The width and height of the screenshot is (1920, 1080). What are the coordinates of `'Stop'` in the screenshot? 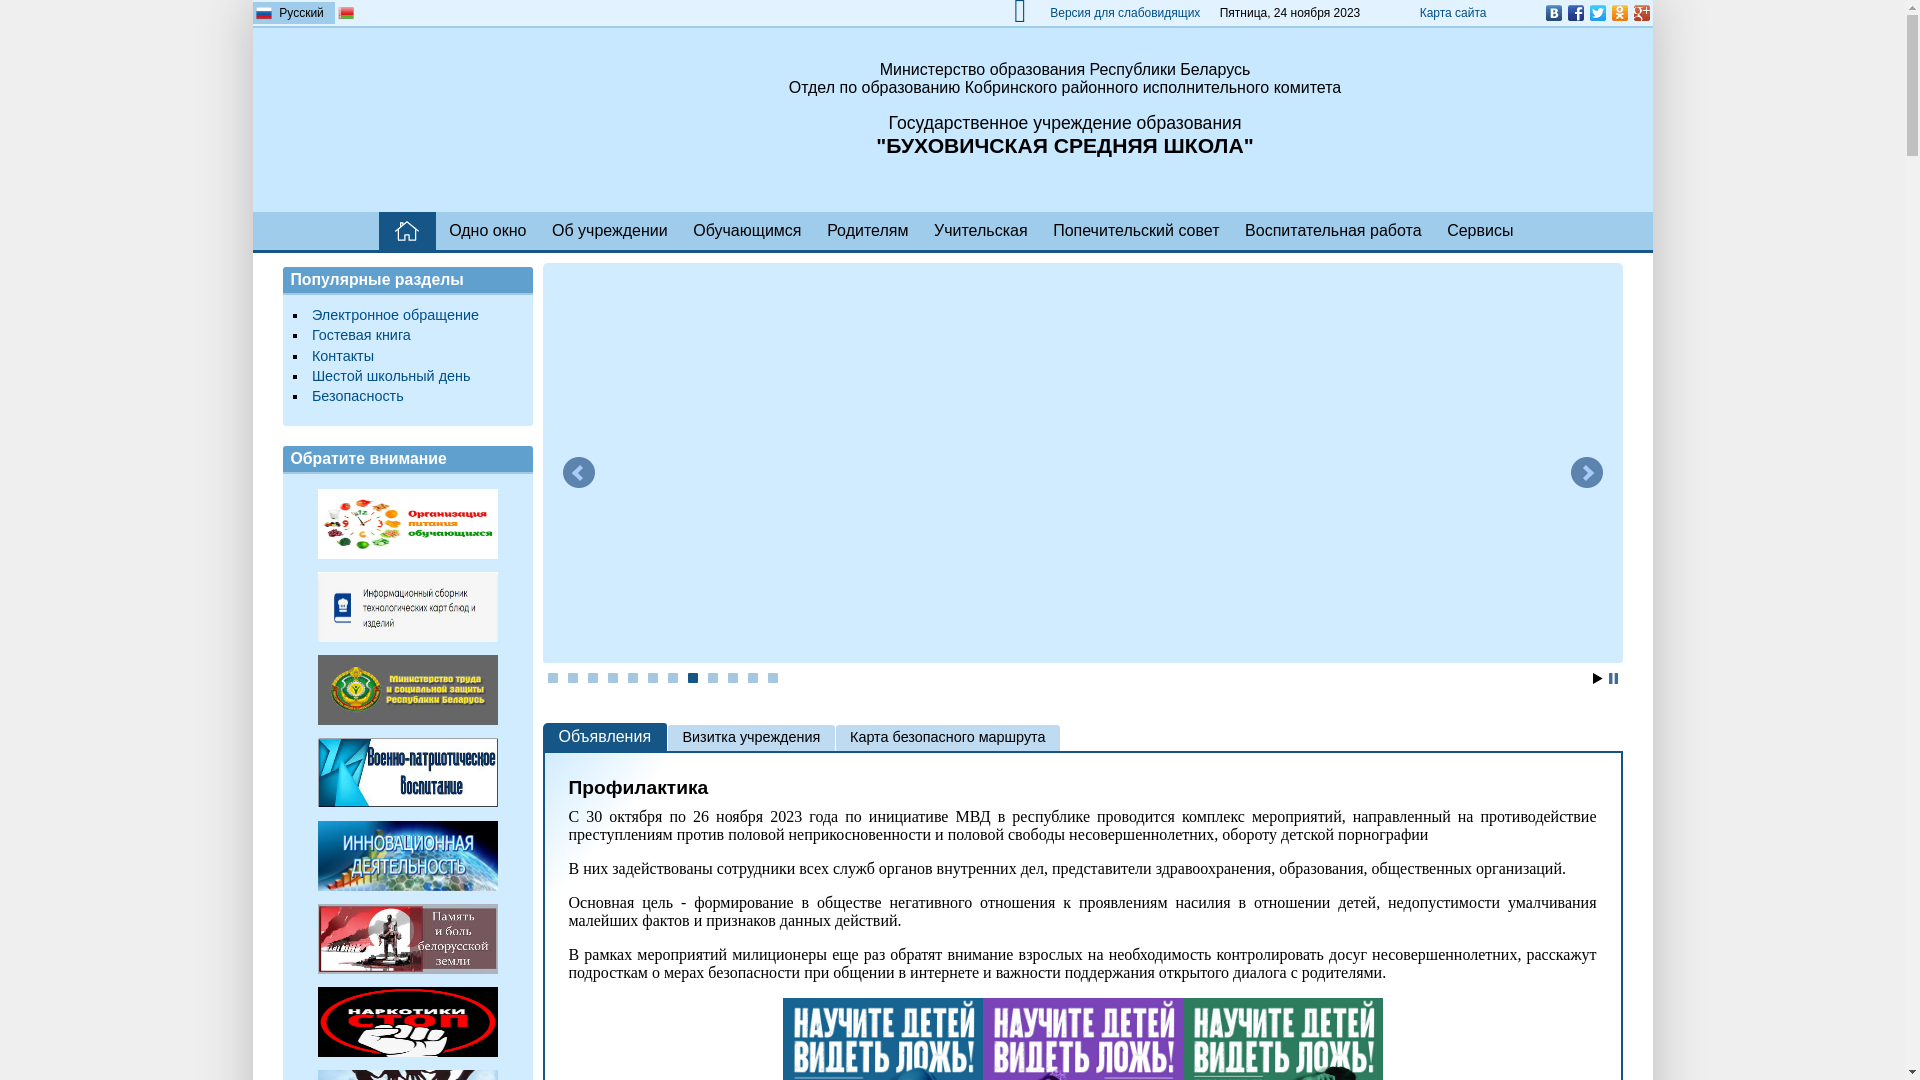 It's located at (1612, 677).